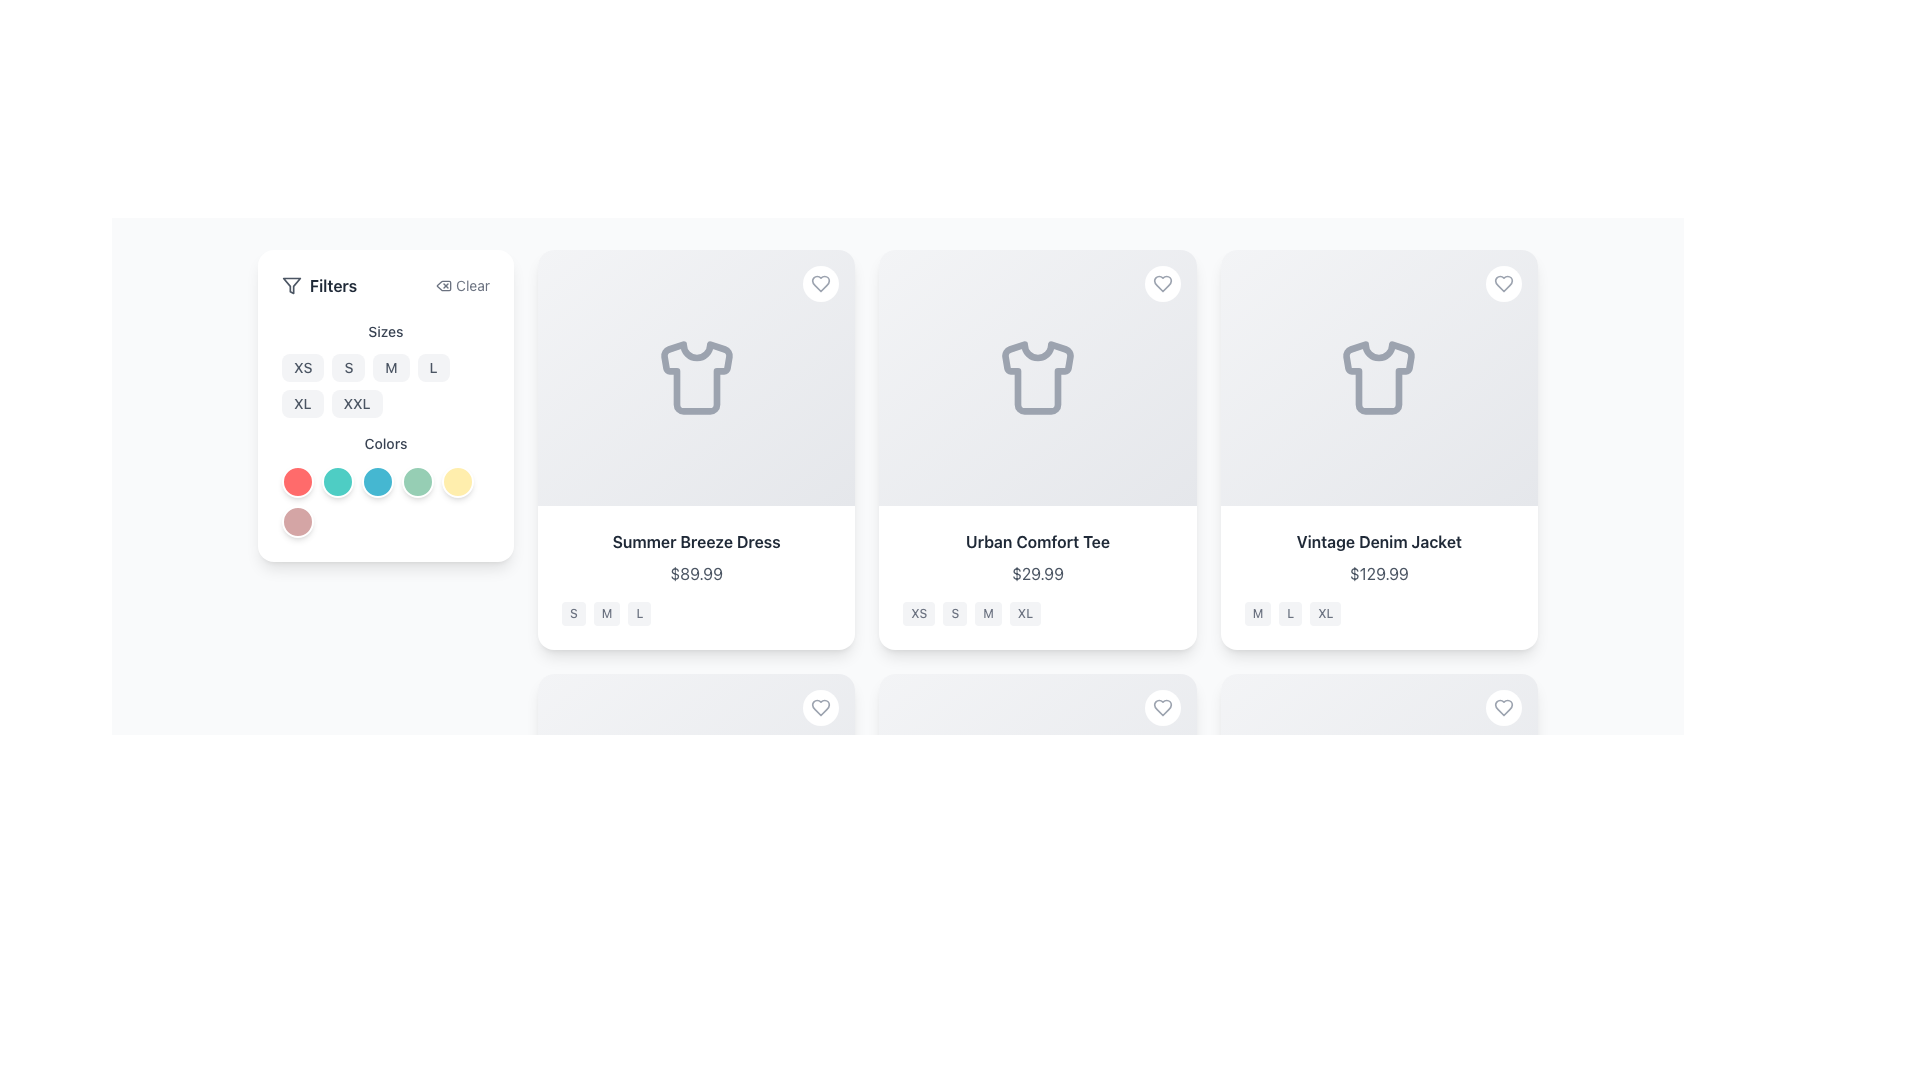 Image resolution: width=1920 pixels, height=1080 pixels. Describe the element at coordinates (954, 612) in the screenshot. I see `the second label representing the size option for 'Urban Comfort Tee'` at that location.